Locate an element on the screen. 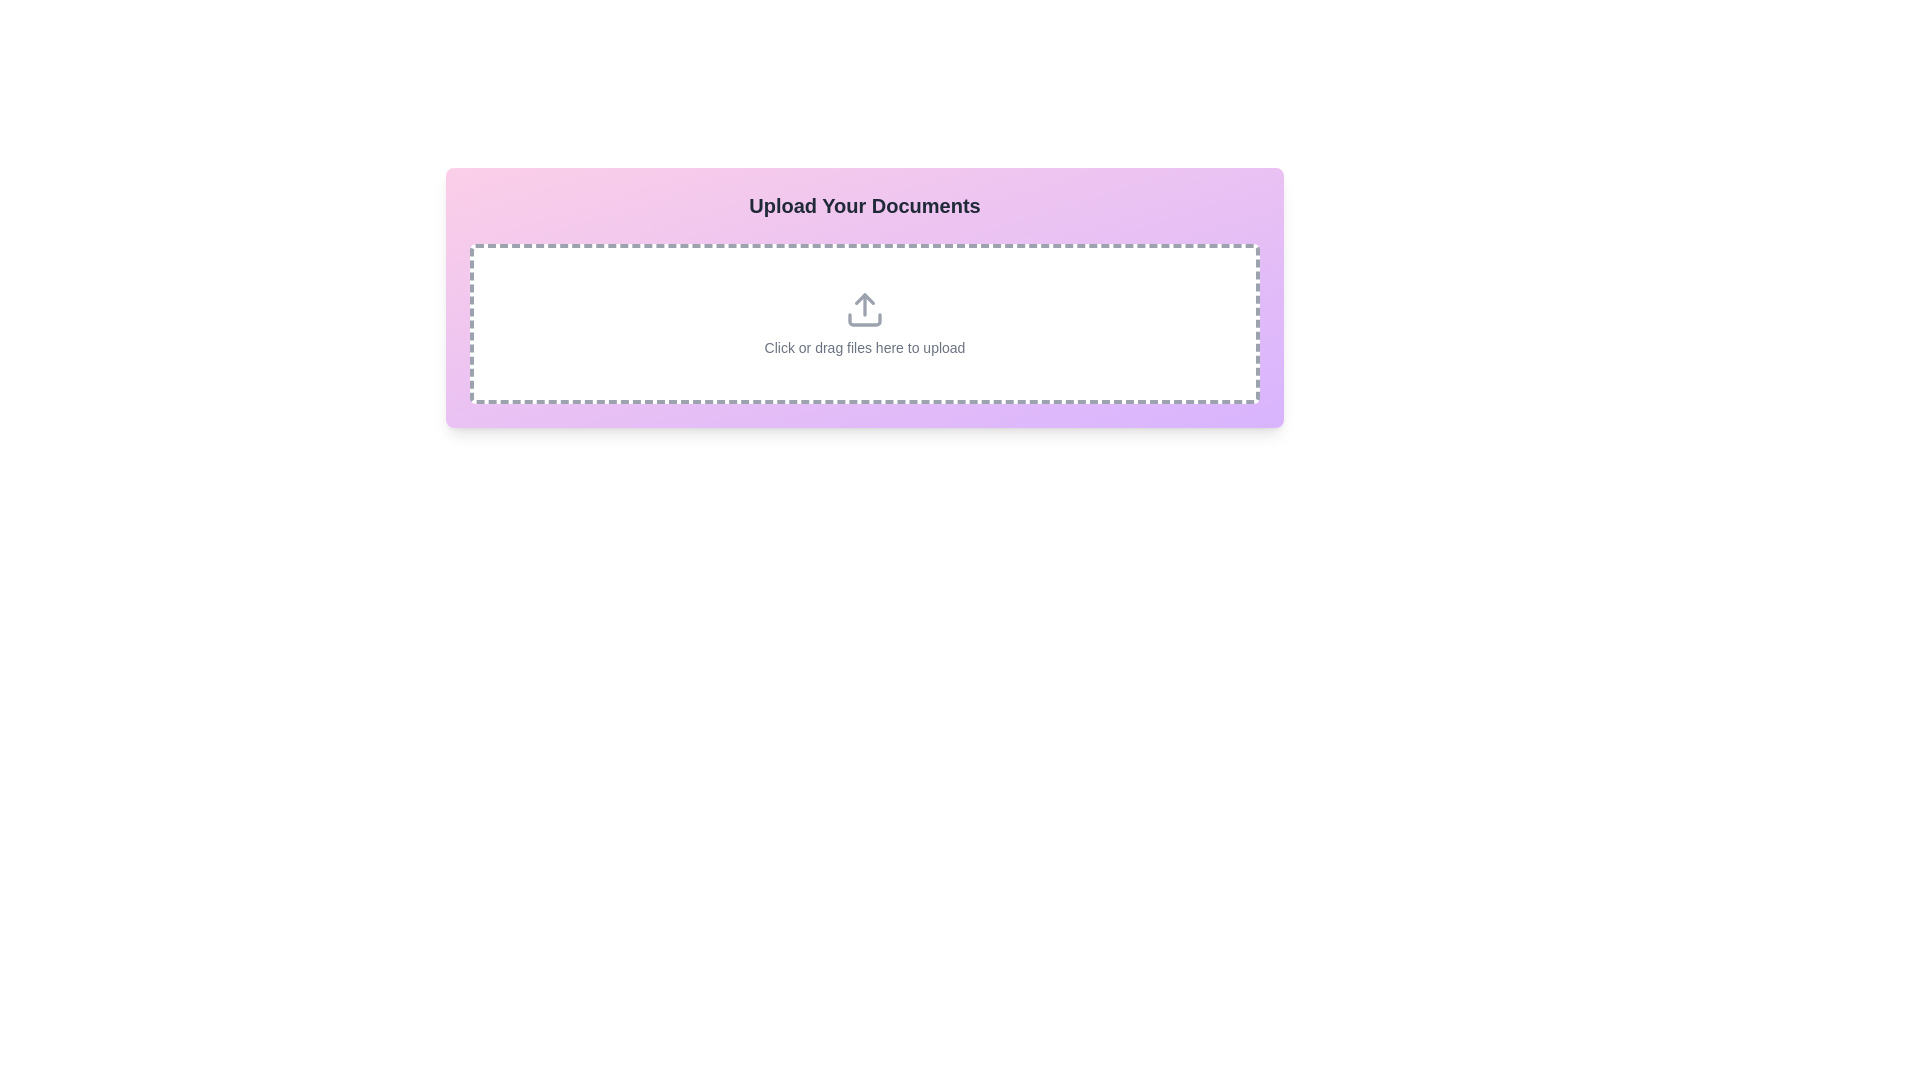  the interactive dropzone area with a dashed border and a gray upload icon, located below the title 'Upload Your Documents' is located at coordinates (864, 323).